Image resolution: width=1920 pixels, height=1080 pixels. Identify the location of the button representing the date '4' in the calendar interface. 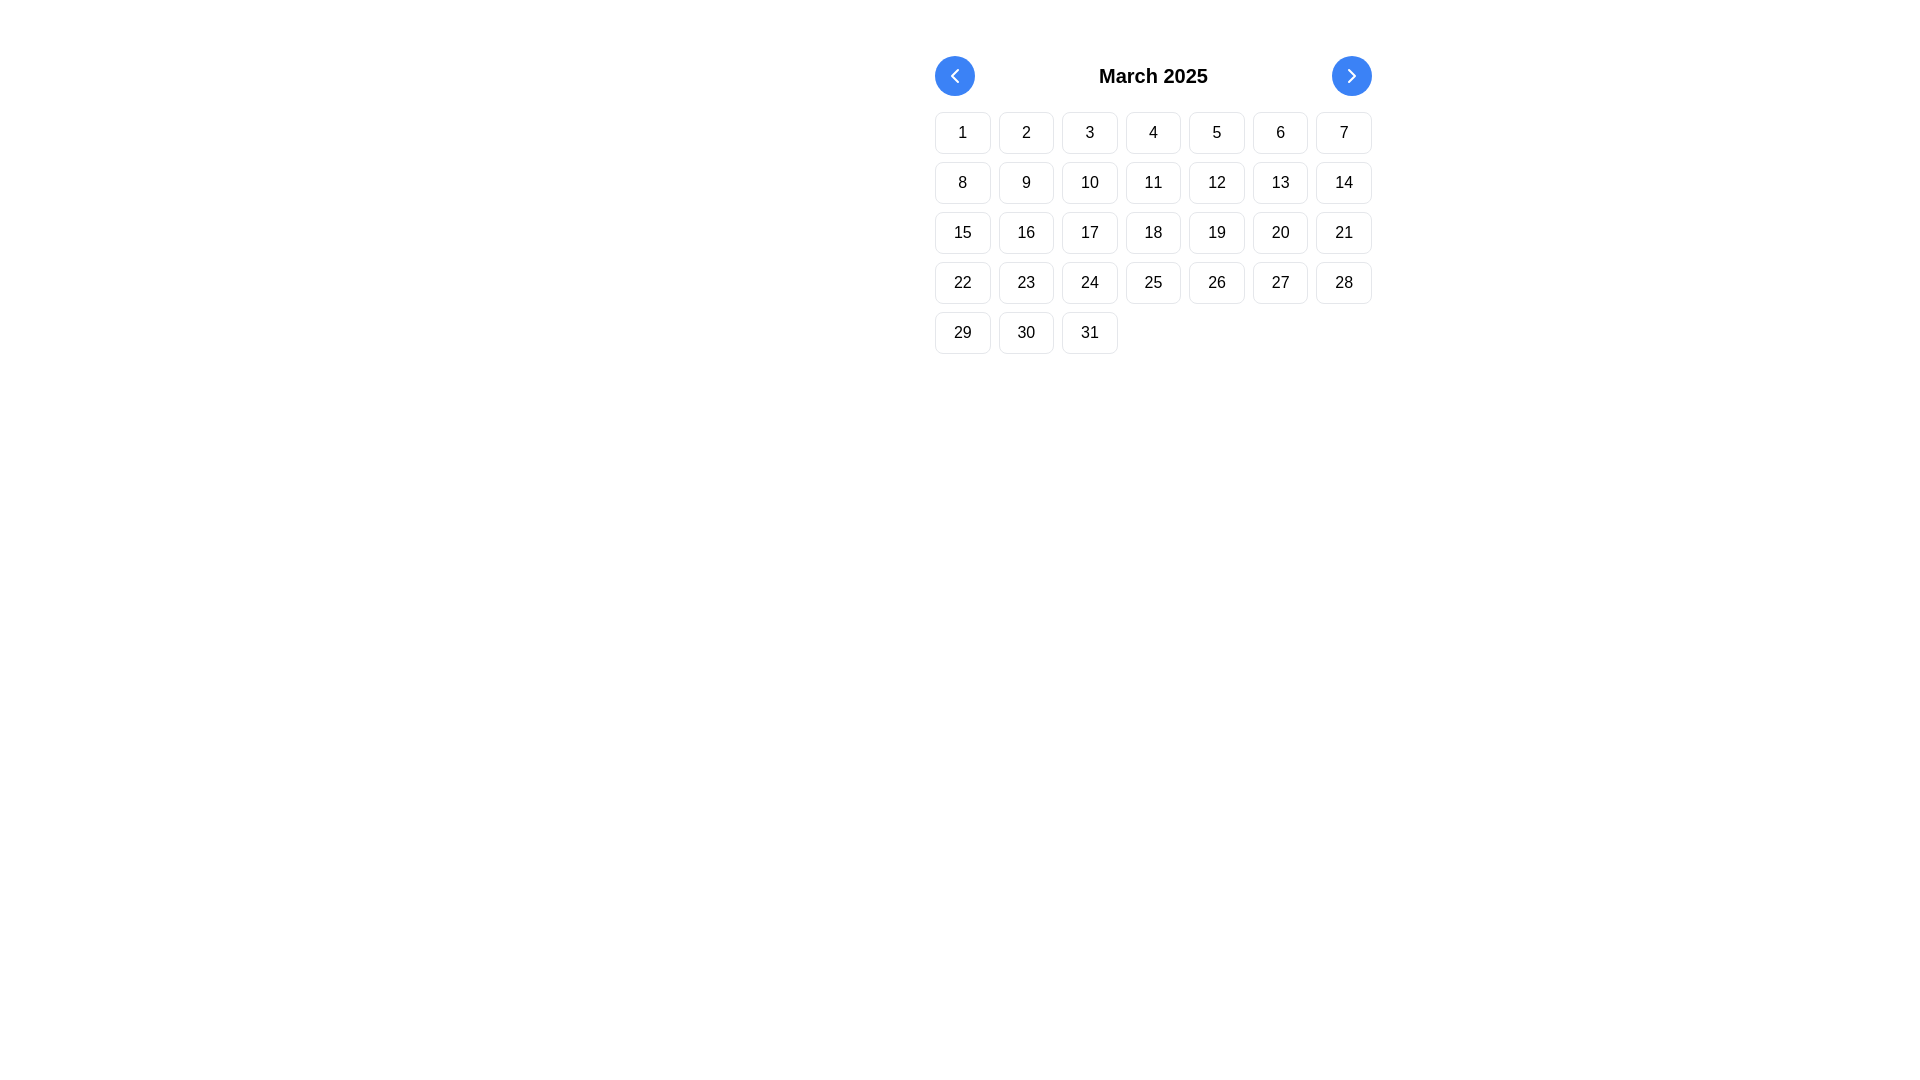
(1153, 132).